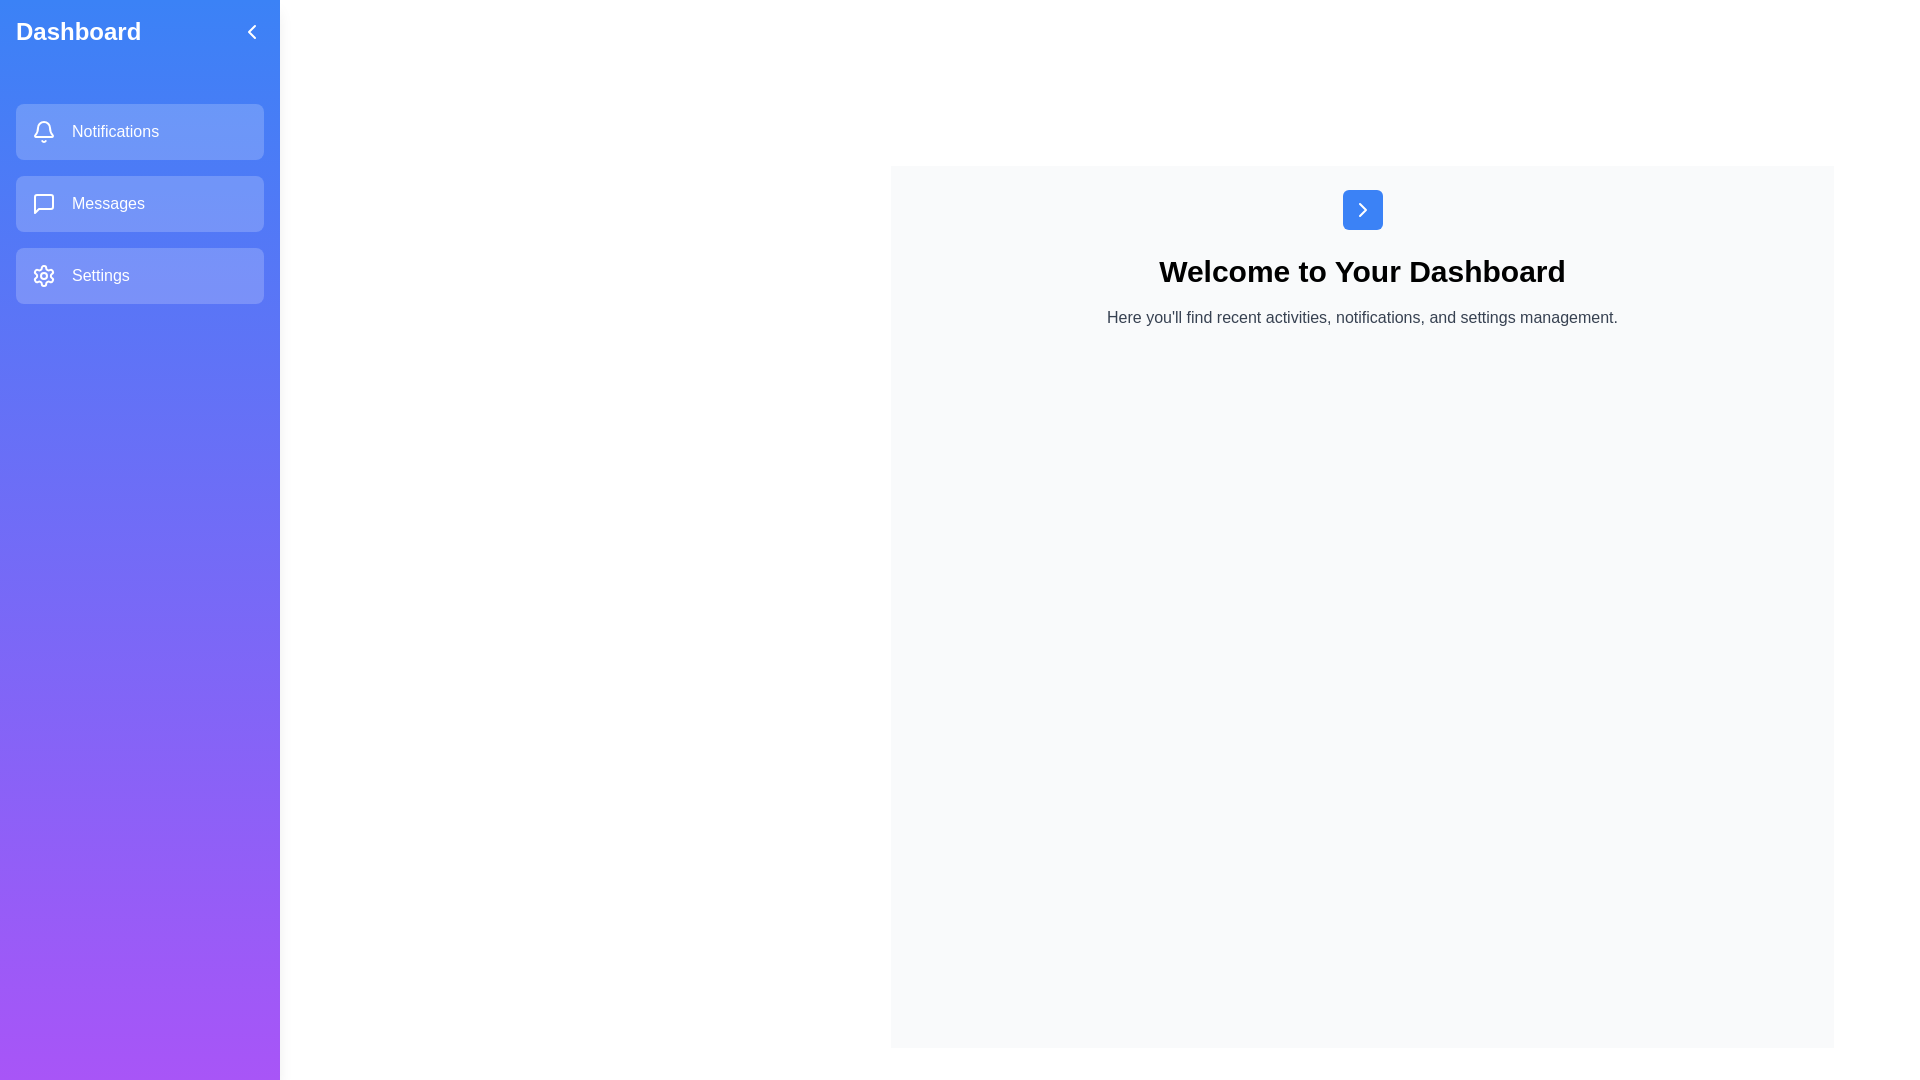  I want to click on 'ChevronLeft' button to toggle the sidebar visibility, so click(251, 31).